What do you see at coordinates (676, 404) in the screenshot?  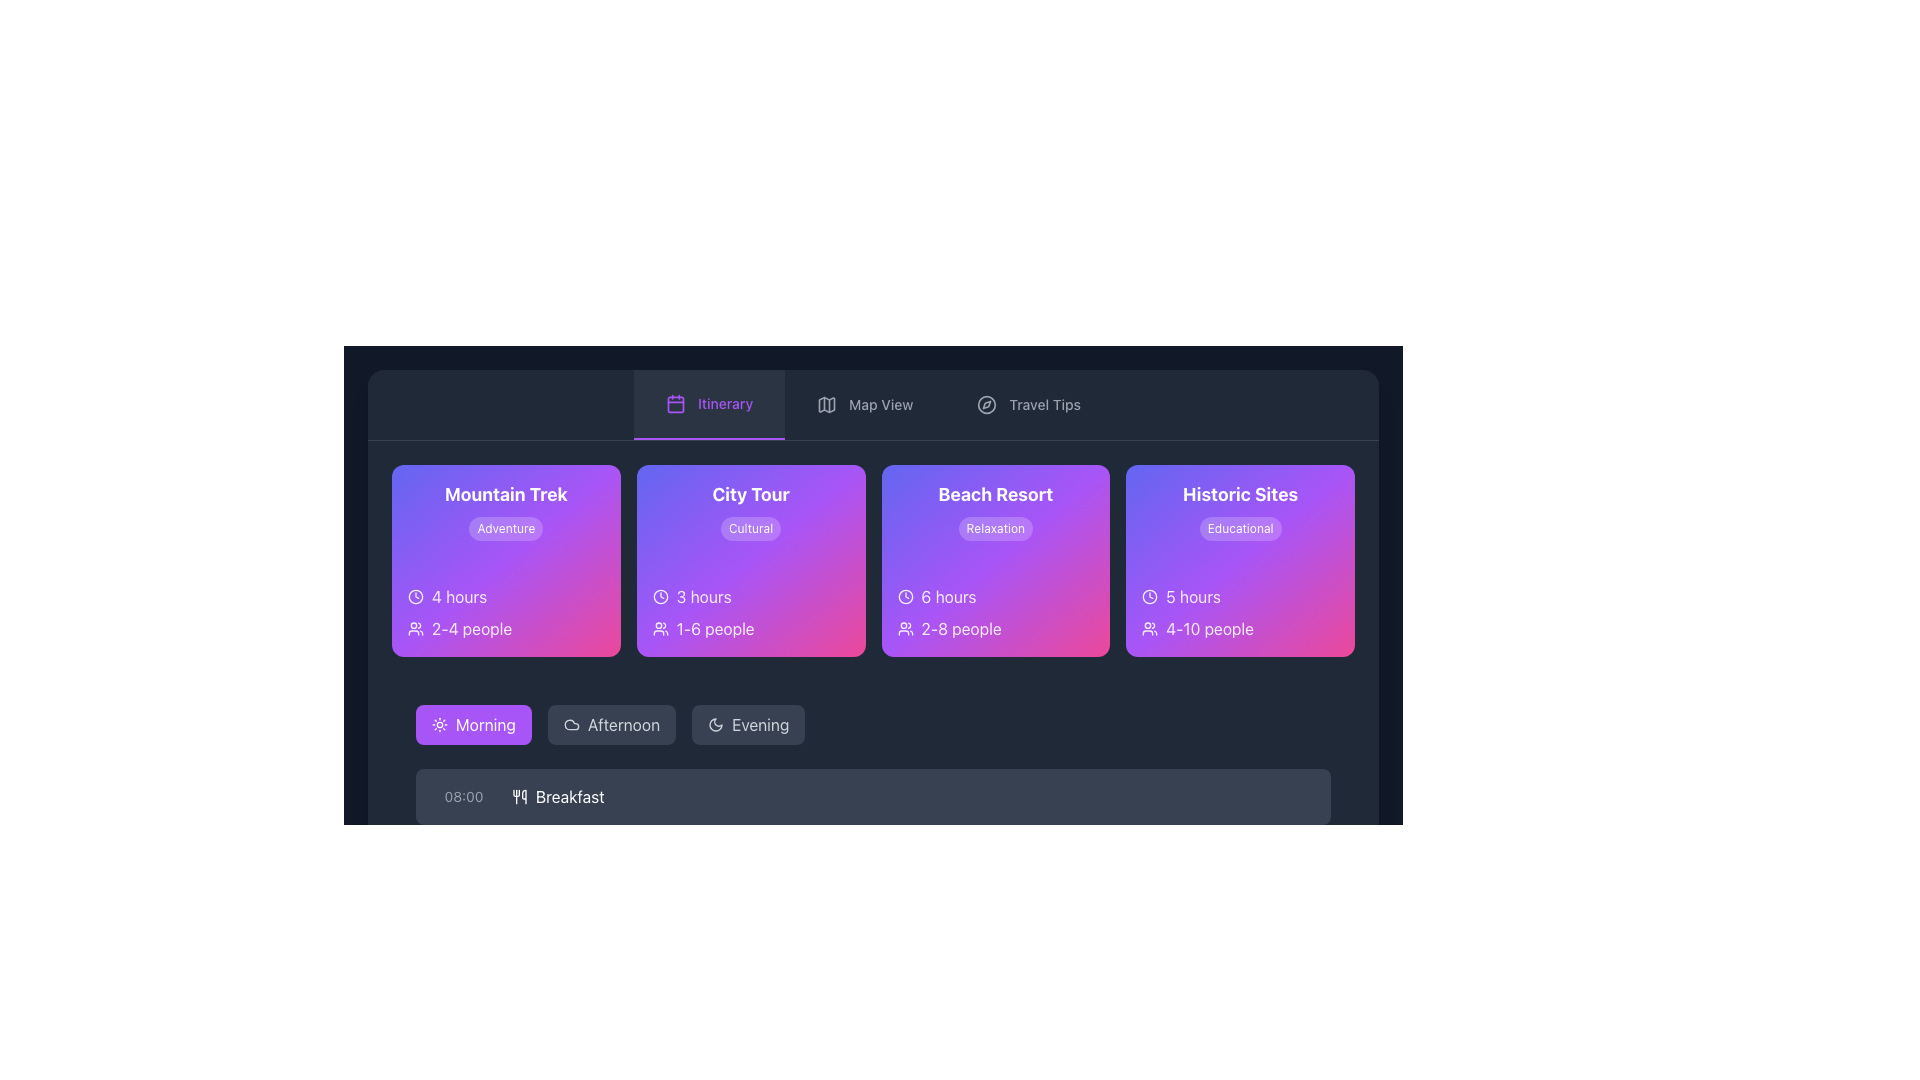 I see `the graphical icon component located in the top navigation bar, which is a darker rectangular area with rounded corners, positioned near the 'Itinerary' text` at bounding box center [676, 404].